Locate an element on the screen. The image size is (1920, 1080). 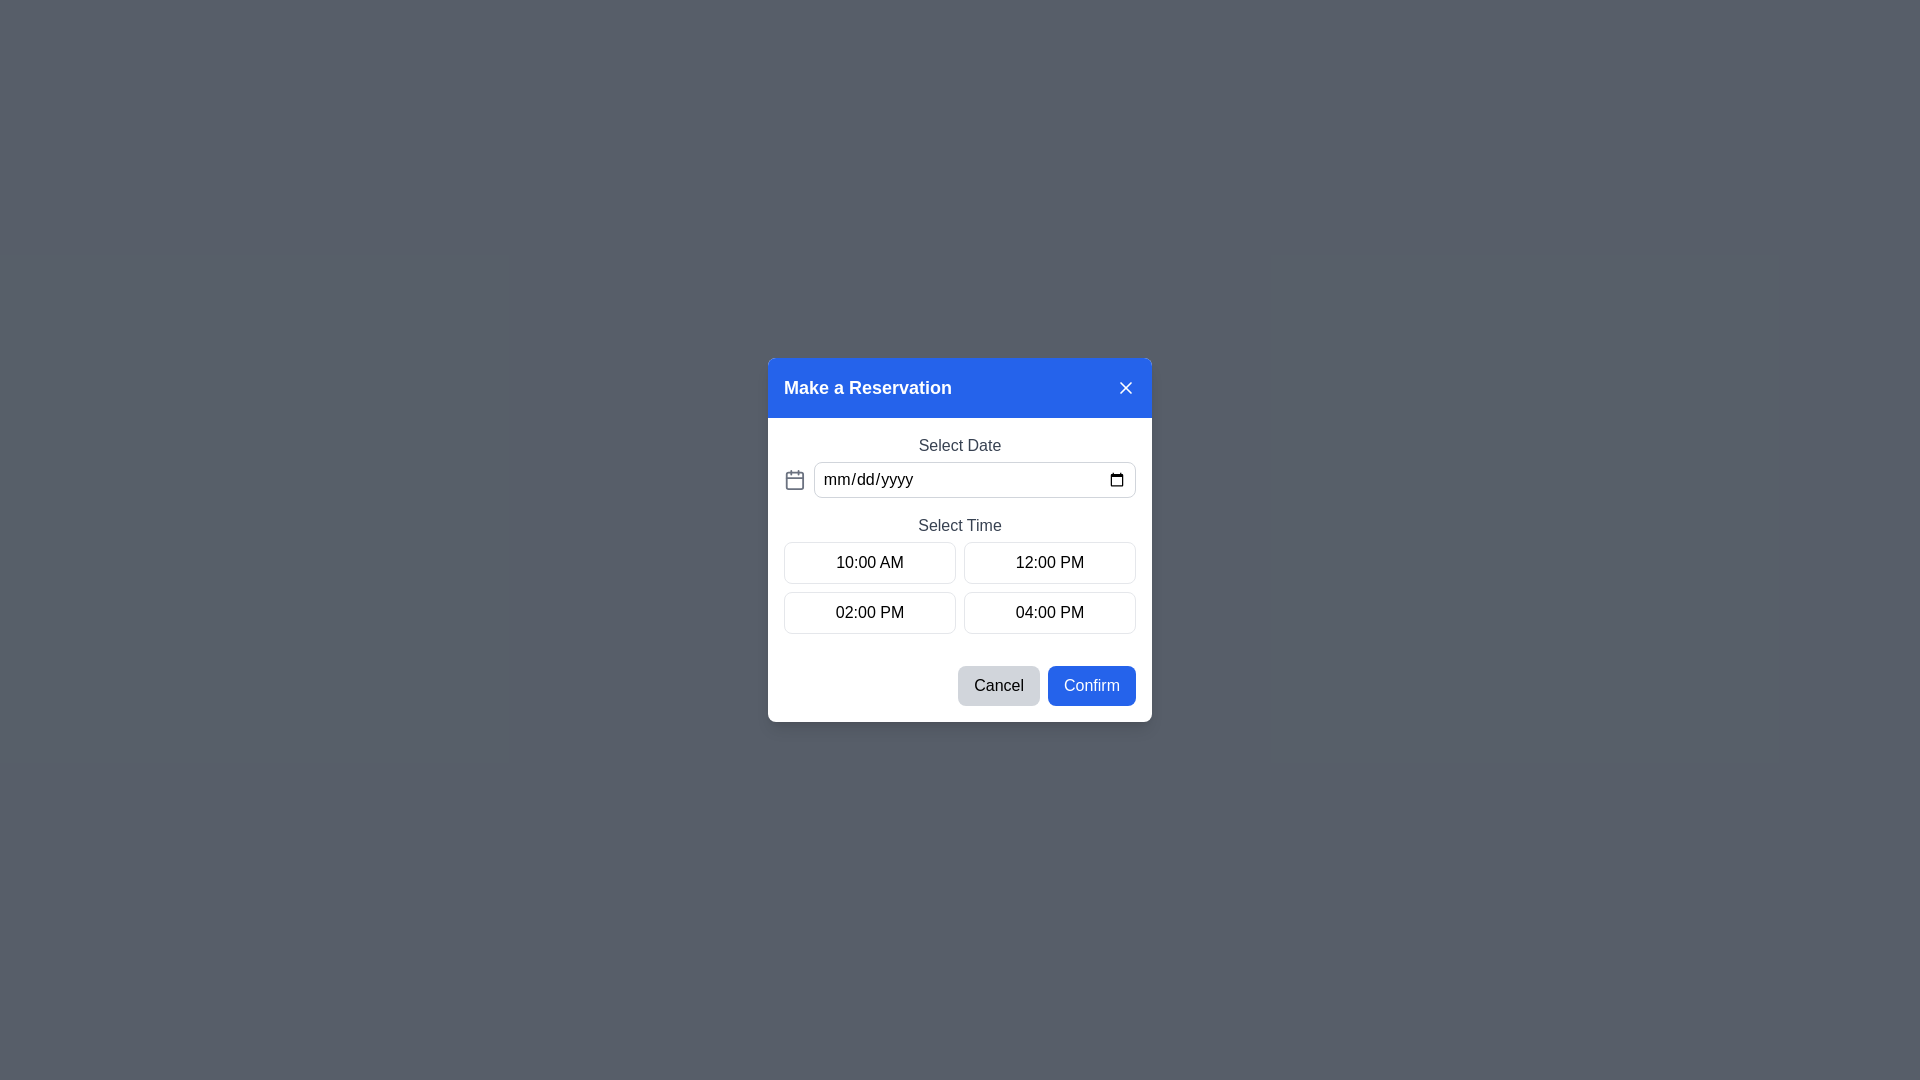
the text label displaying 'Make a Reservation' which is located in the left-center area of the blue header bar of the modal dialog box is located at coordinates (868, 388).